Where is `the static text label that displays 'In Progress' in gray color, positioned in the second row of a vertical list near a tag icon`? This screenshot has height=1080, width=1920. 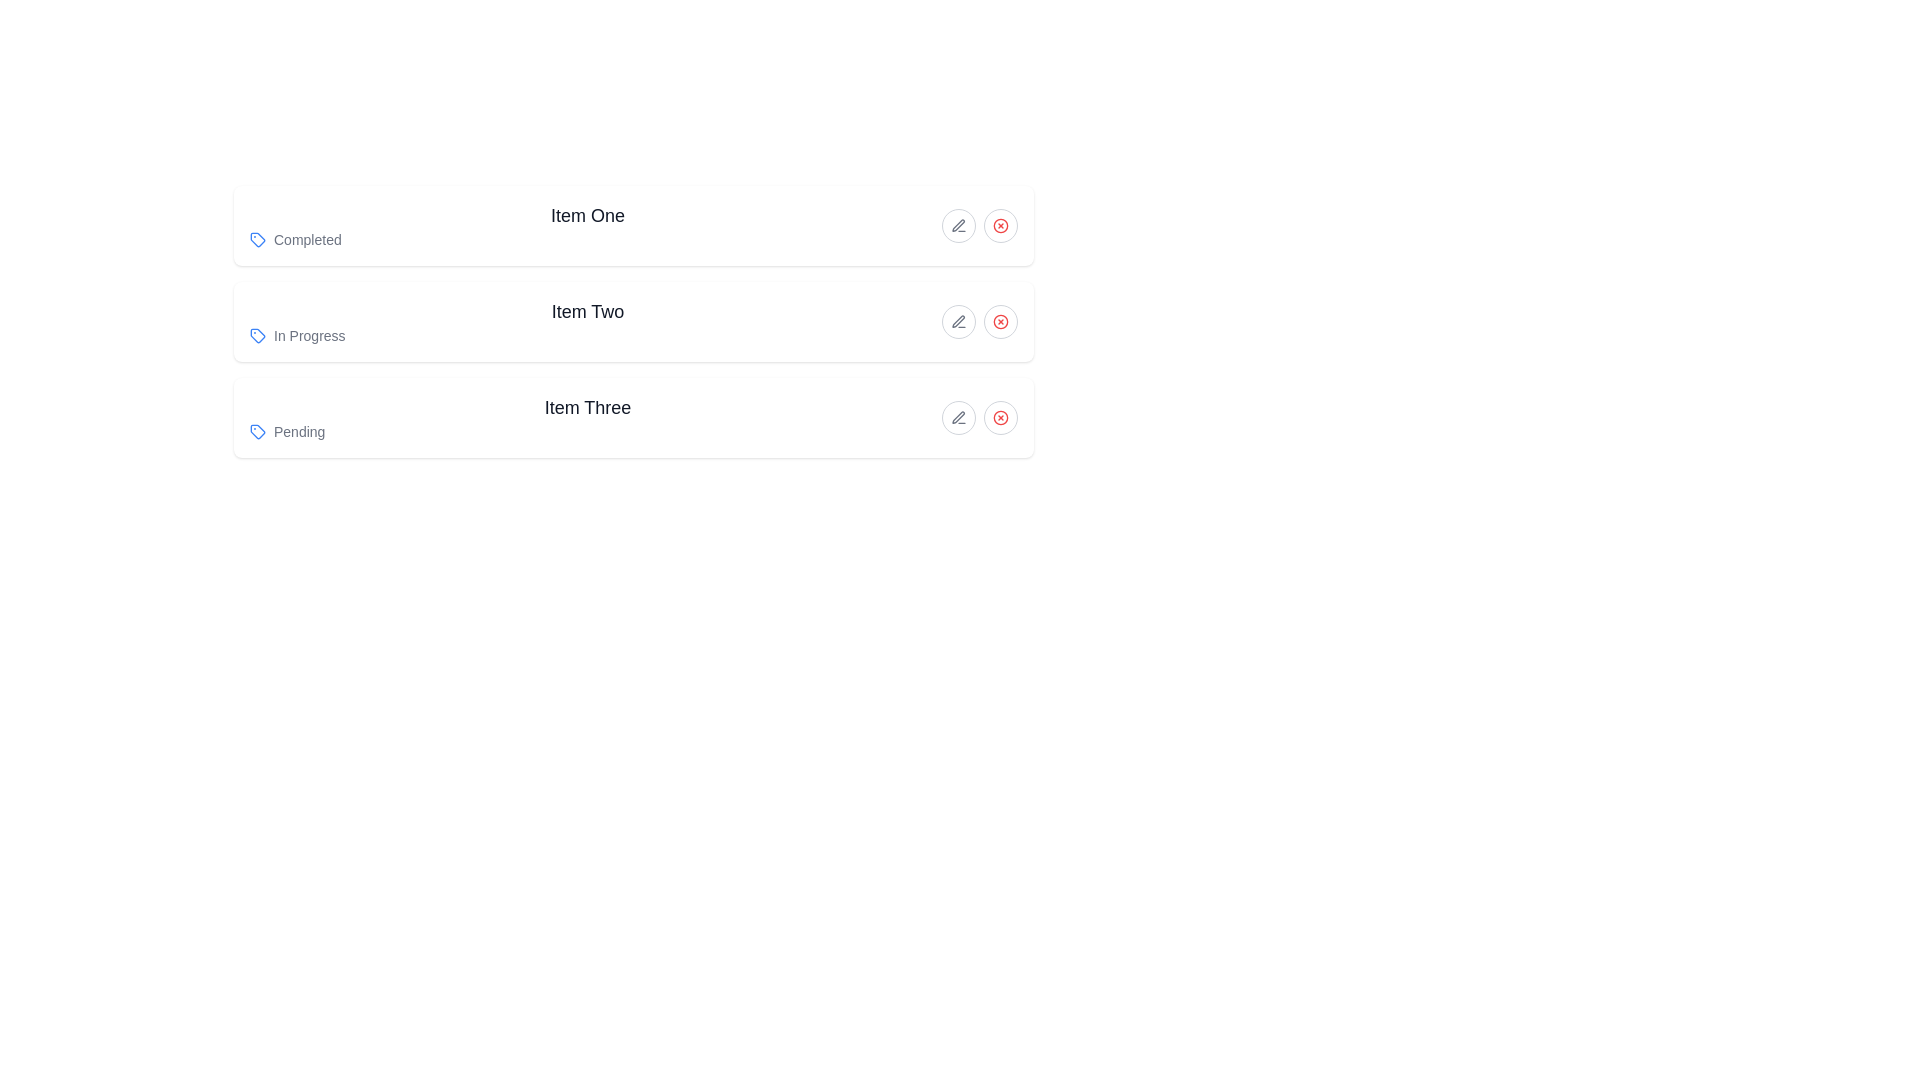 the static text label that displays 'In Progress' in gray color, positioned in the second row of a vertical list near a tag icon is located at coordinates (308, 334).